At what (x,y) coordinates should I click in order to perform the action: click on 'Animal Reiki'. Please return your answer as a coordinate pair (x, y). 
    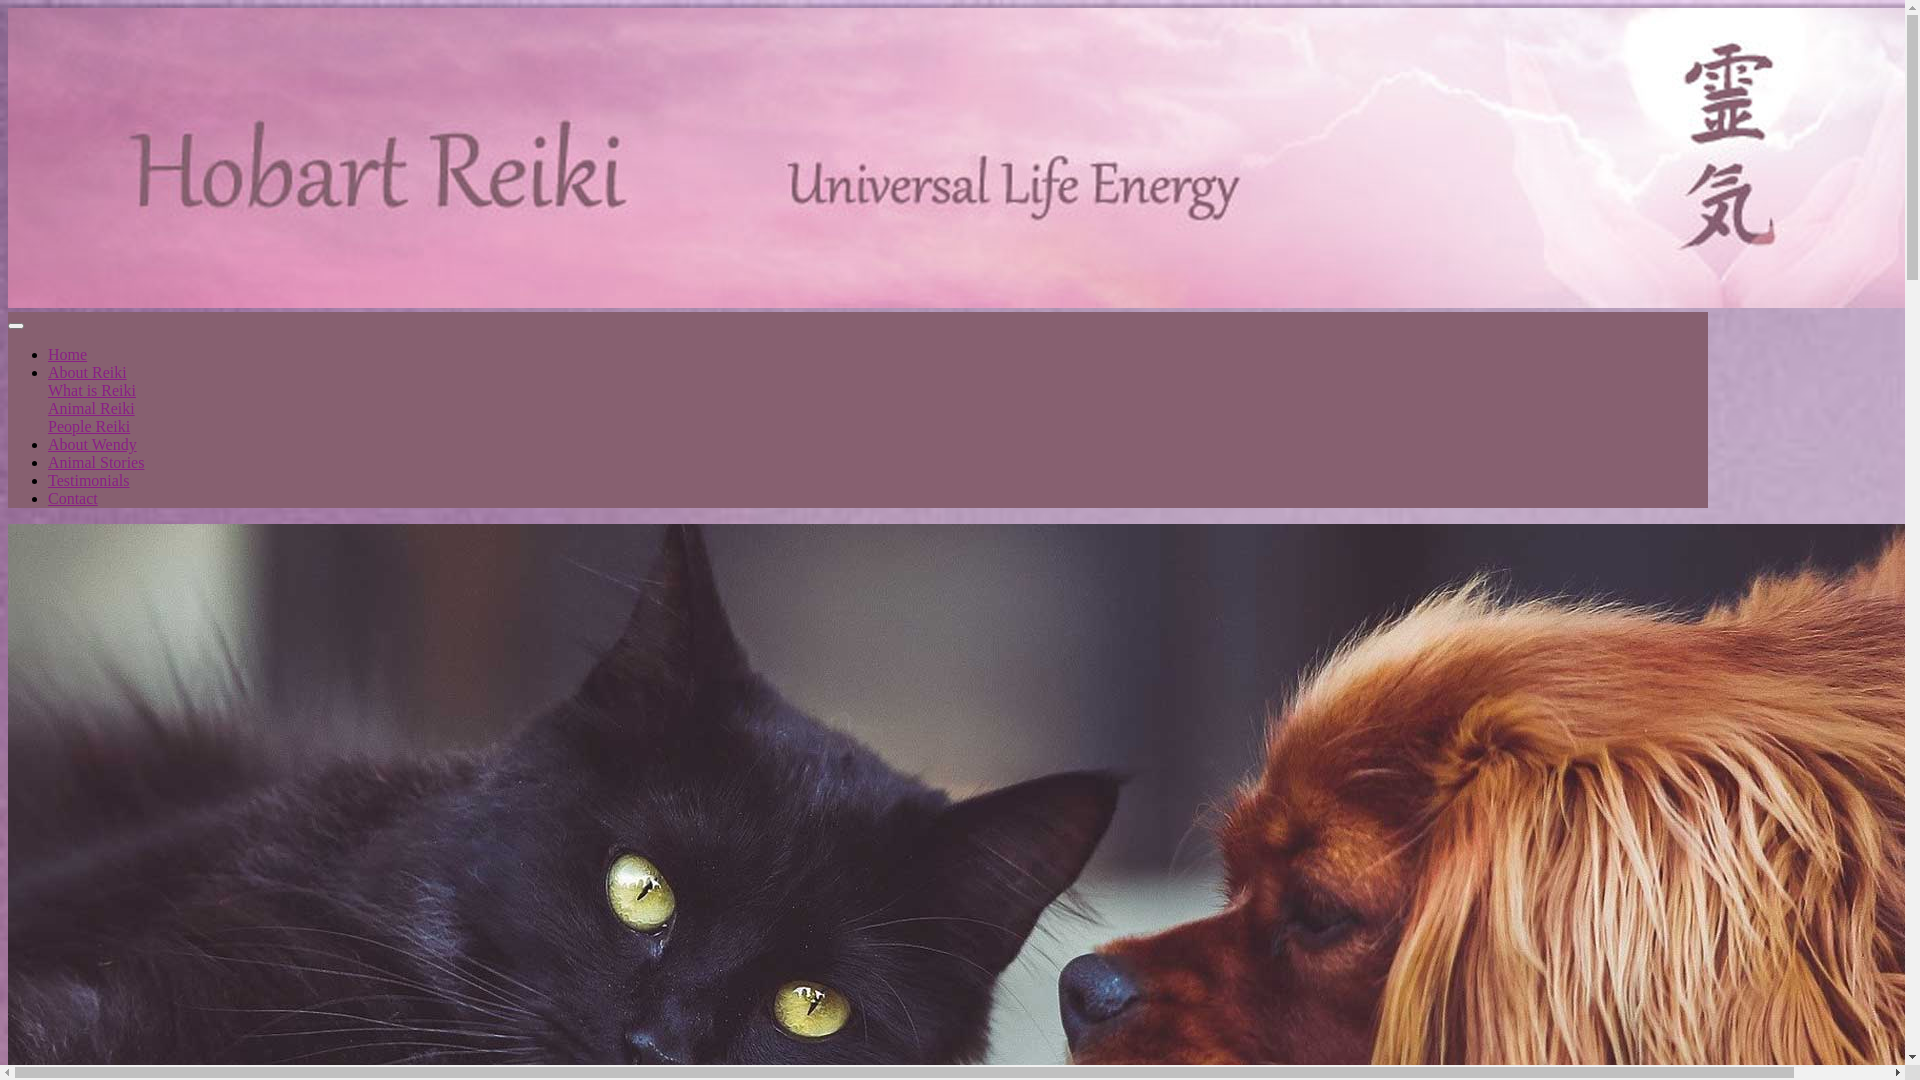
    Looking at the image, I should click on (90, 407).